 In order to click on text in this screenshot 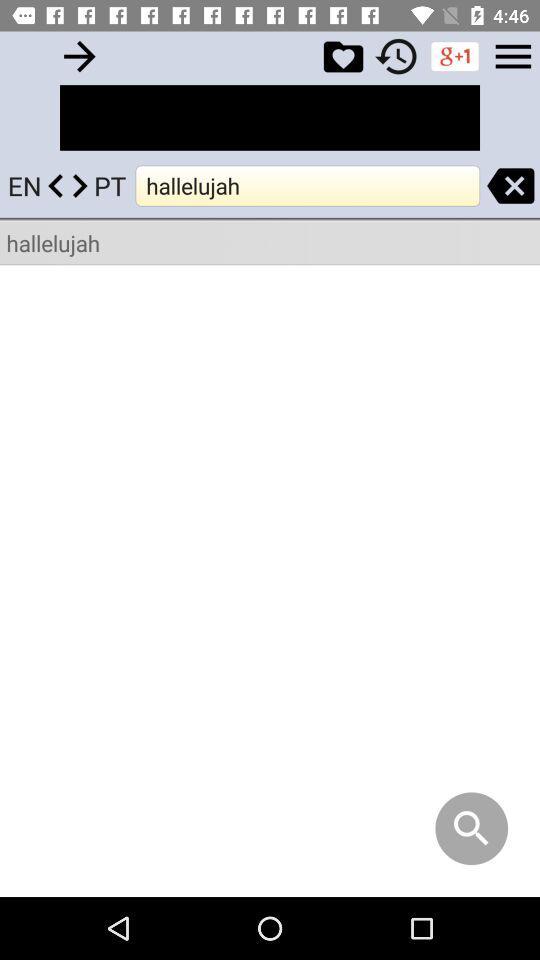, I will do `click(78, 55)`.